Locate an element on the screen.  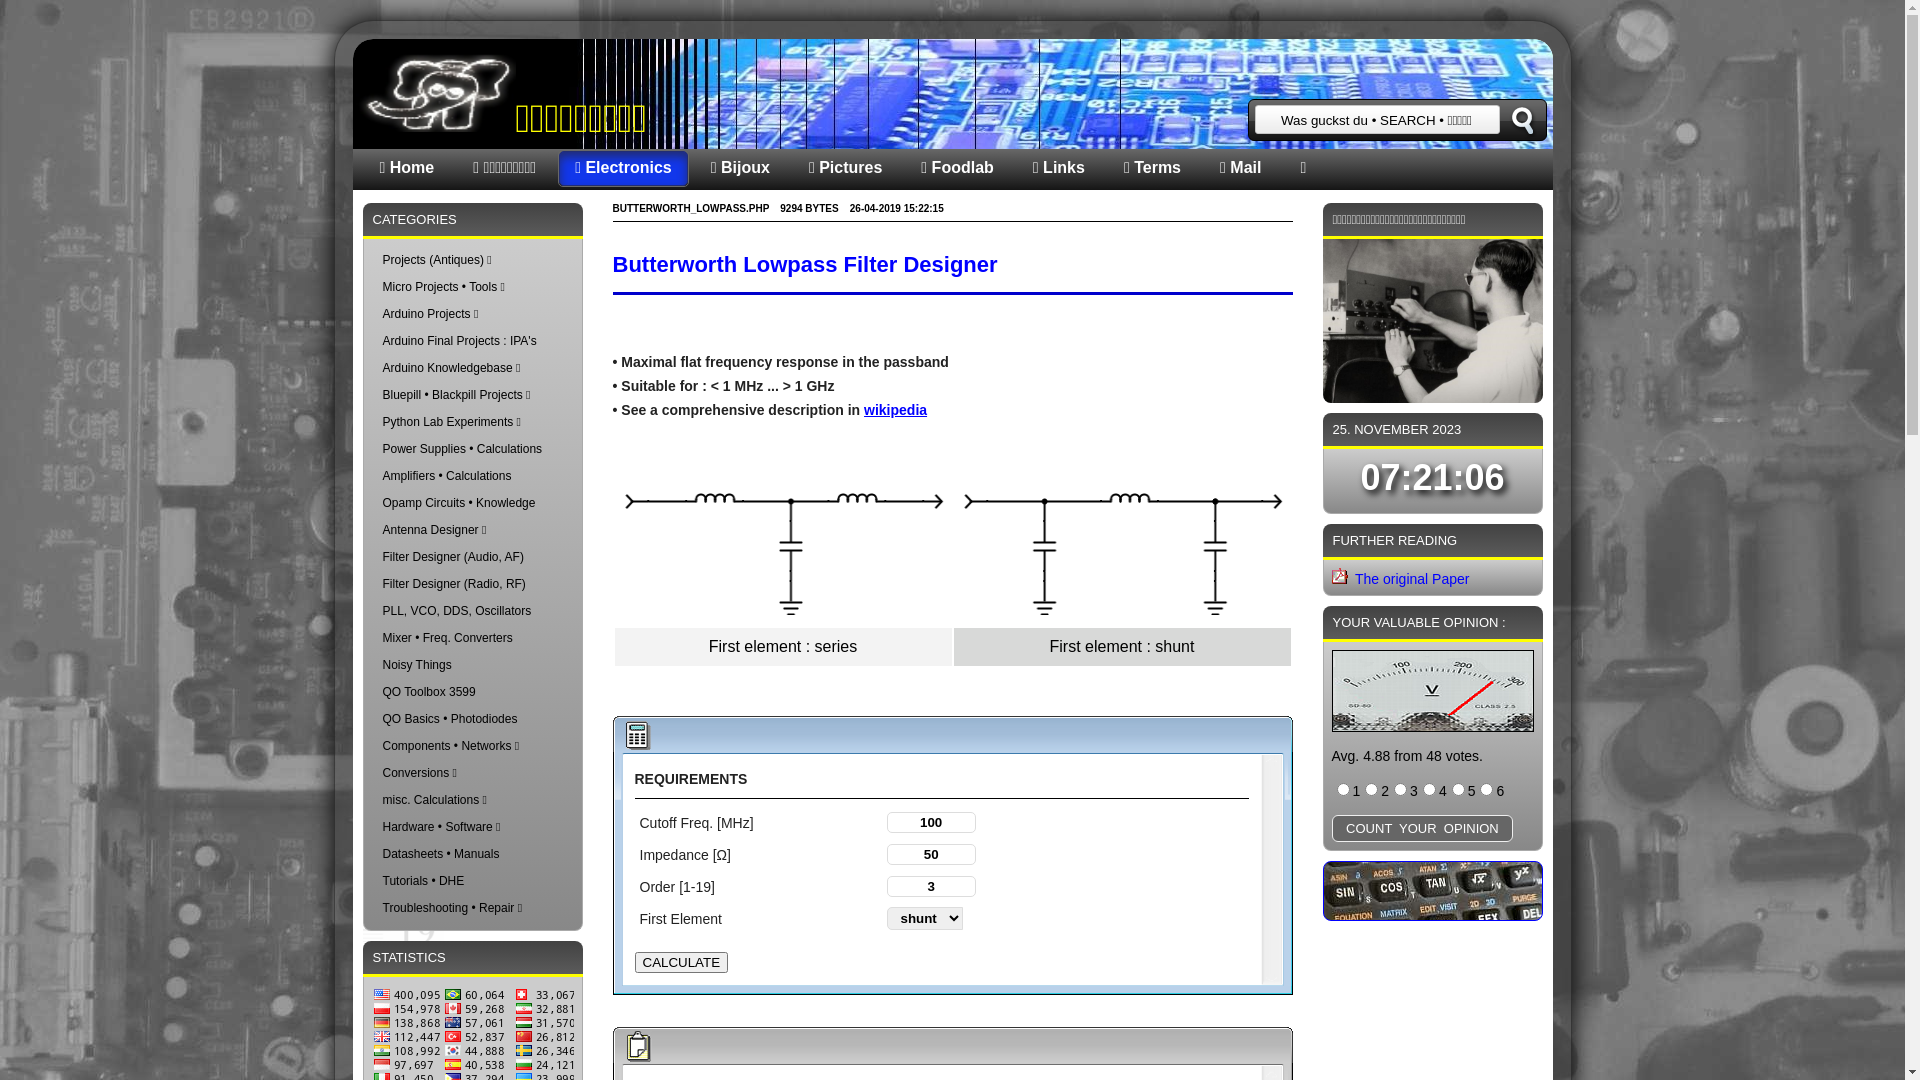
'QO Toolbox 3599' is located at coordinates (427, 690).